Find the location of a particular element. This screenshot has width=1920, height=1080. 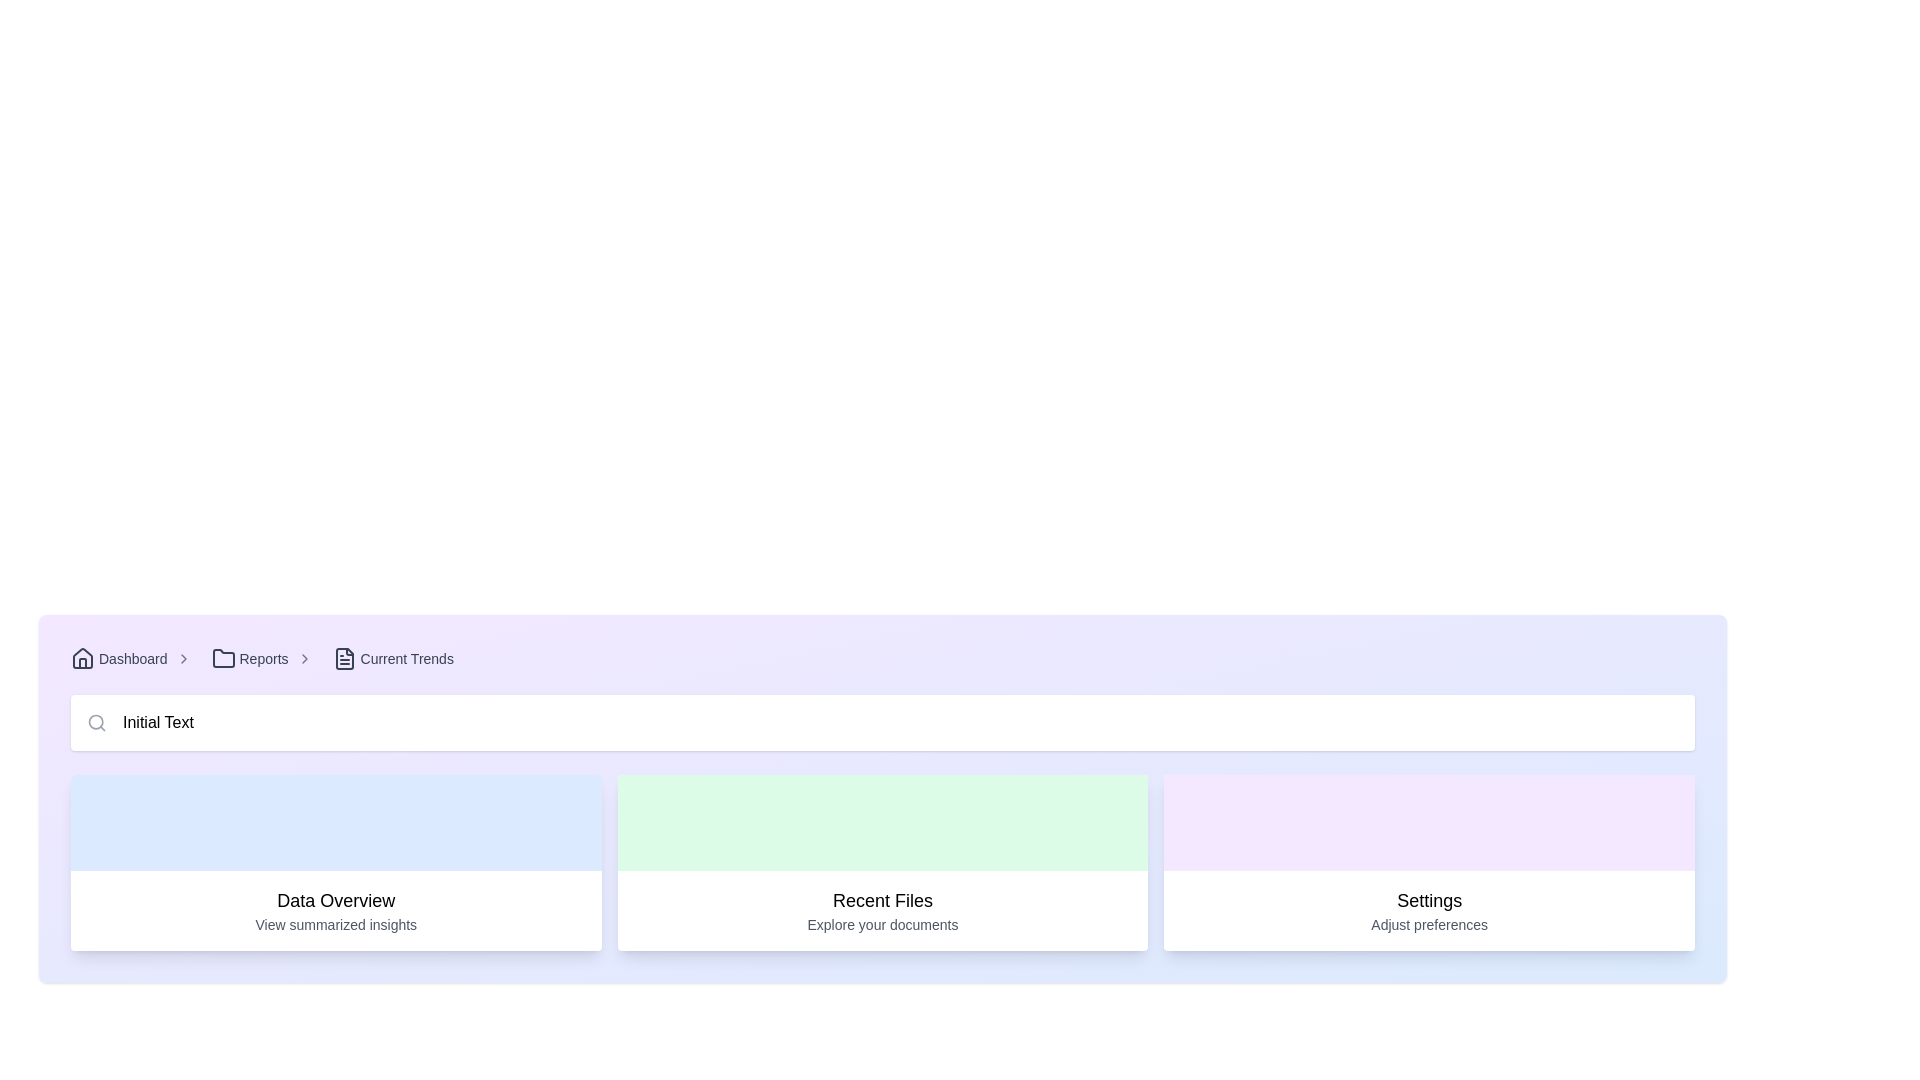

the 'Data Overview' informational section, which includes the heading 'Data Overview' and the subheading 'View summarized insights' is located at coordinates (336, 910).